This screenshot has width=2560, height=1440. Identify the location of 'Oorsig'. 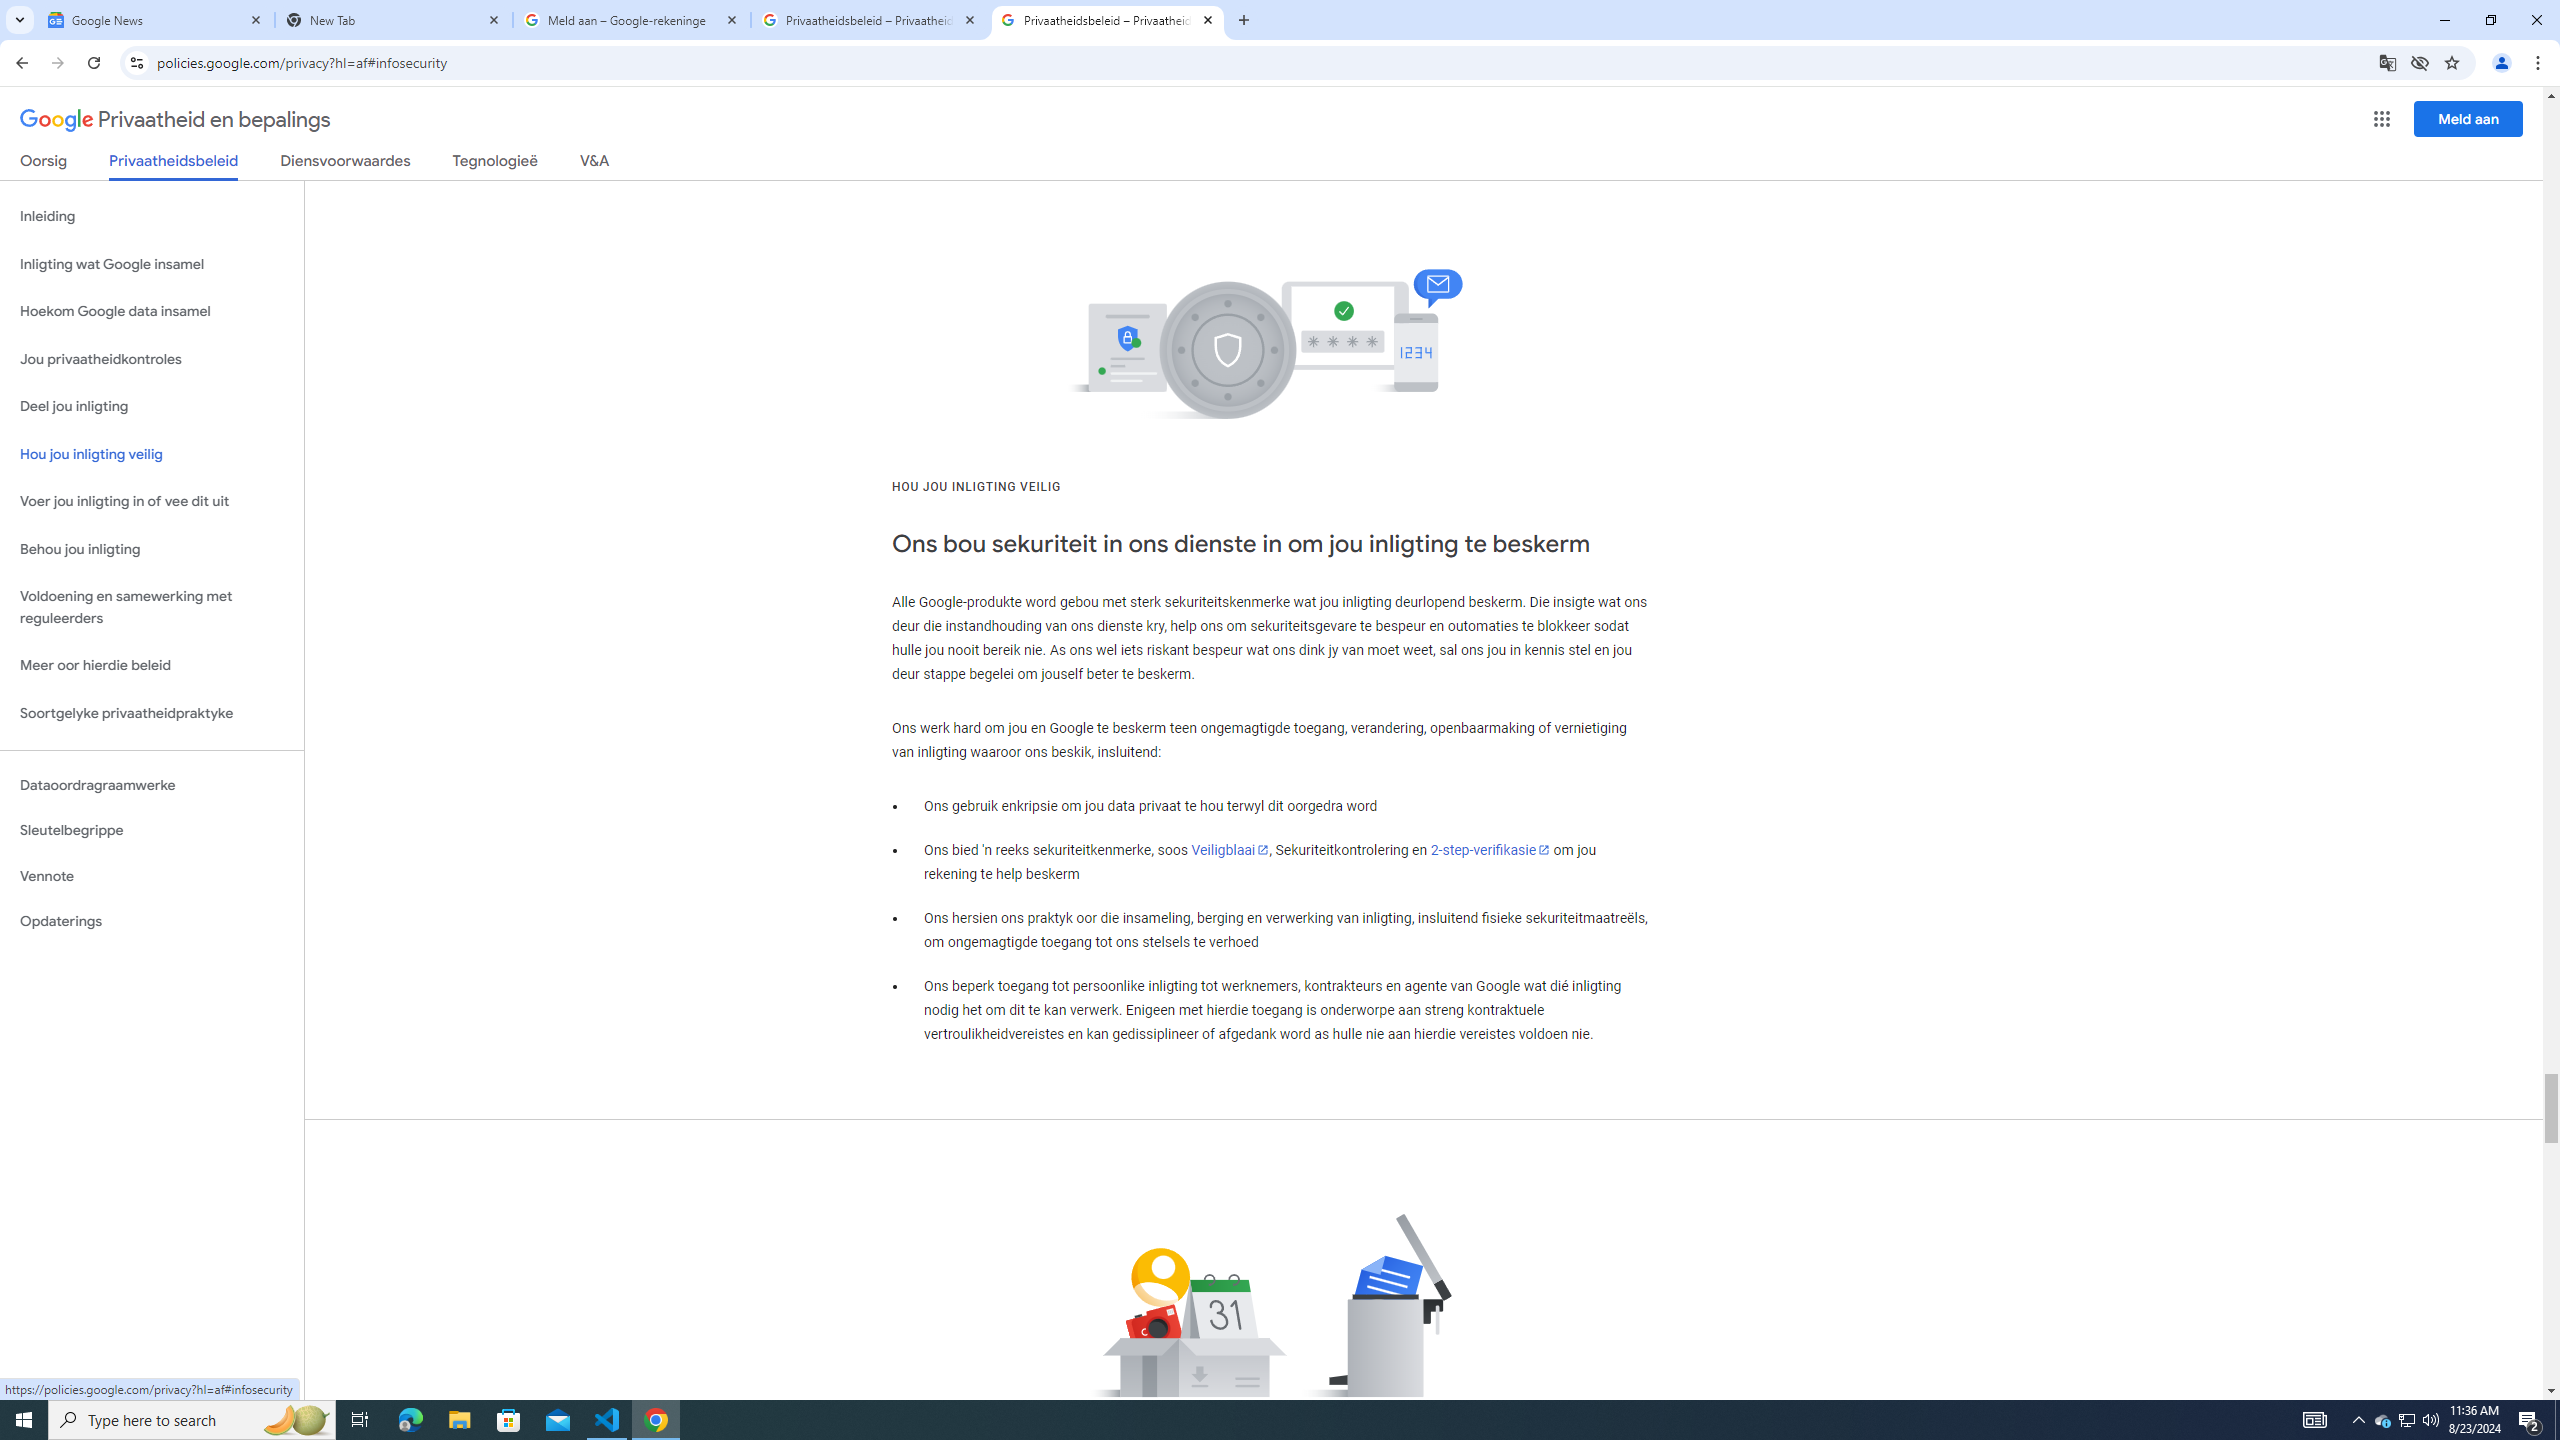
(44, 164).